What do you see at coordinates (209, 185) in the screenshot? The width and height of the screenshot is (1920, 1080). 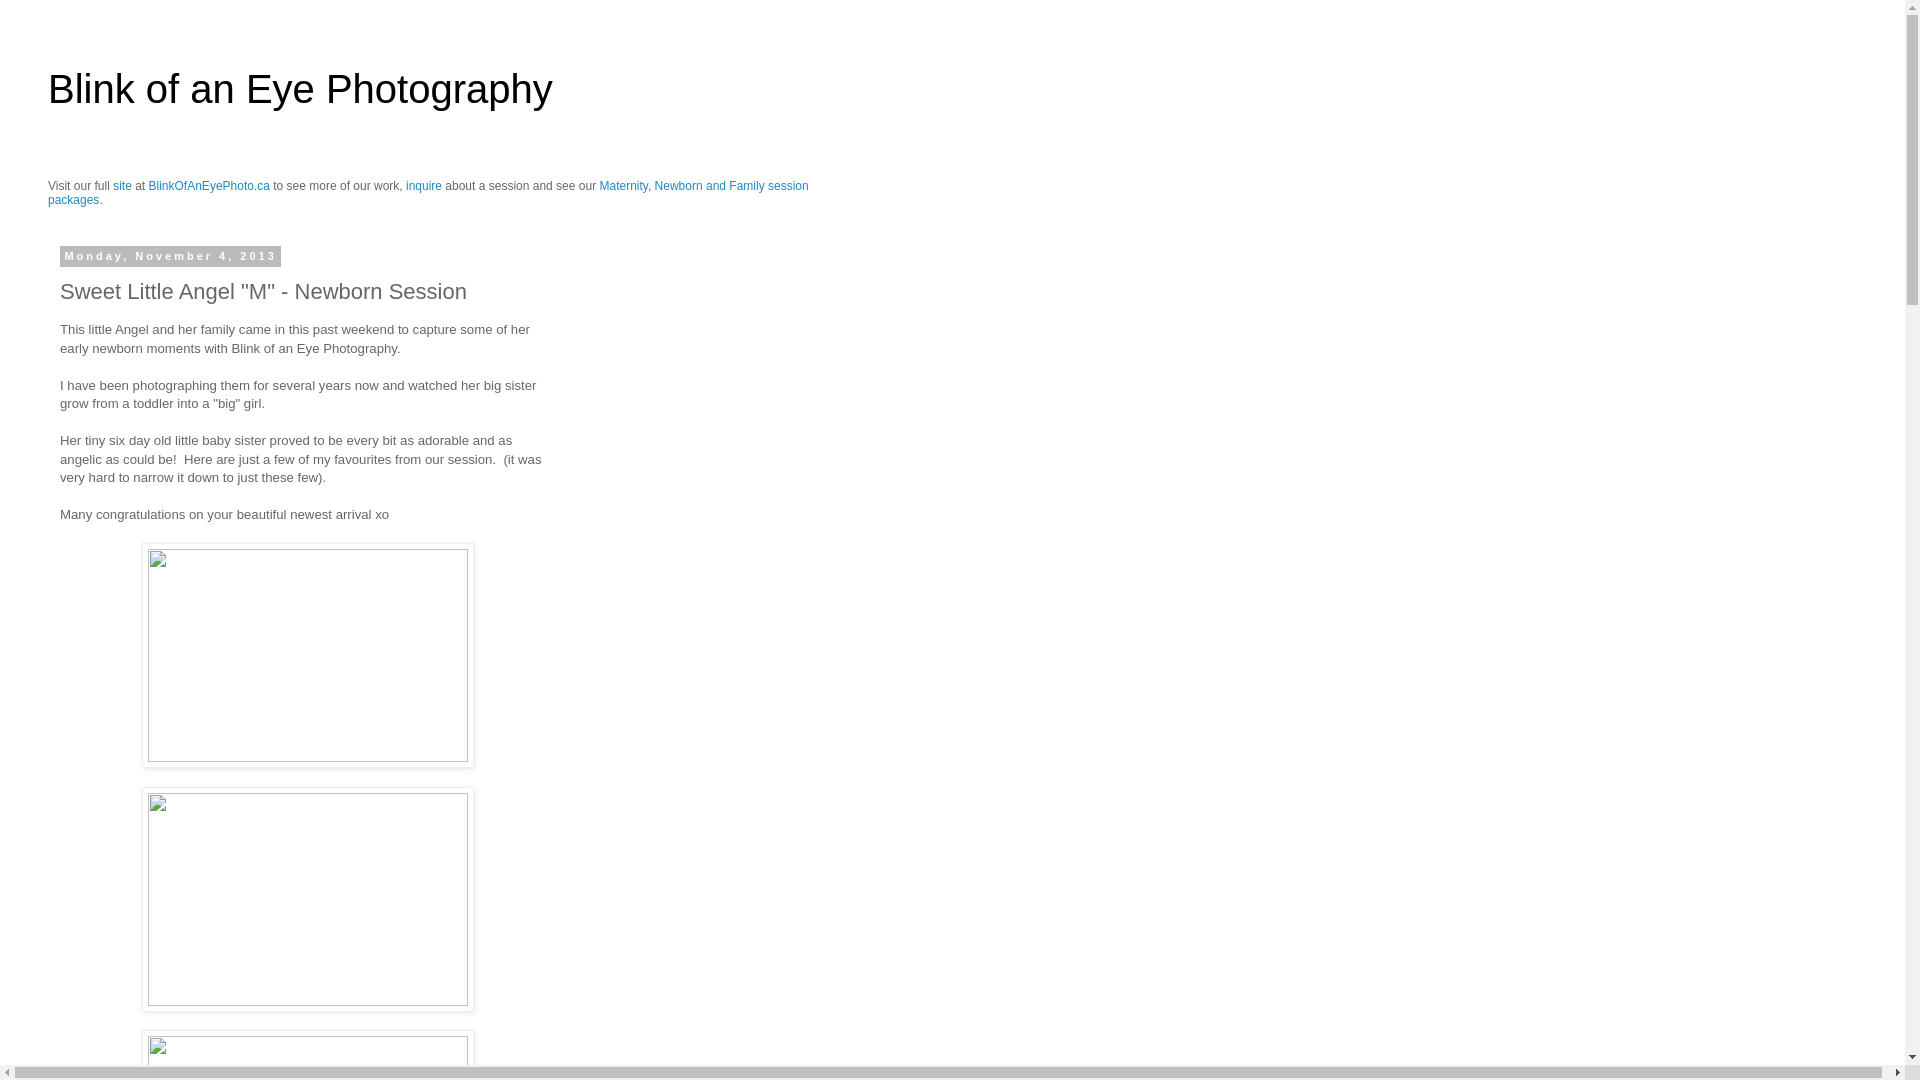 I see `'BlinkOfAnEyePhoto.ca'` at bounding box center [209, 185].